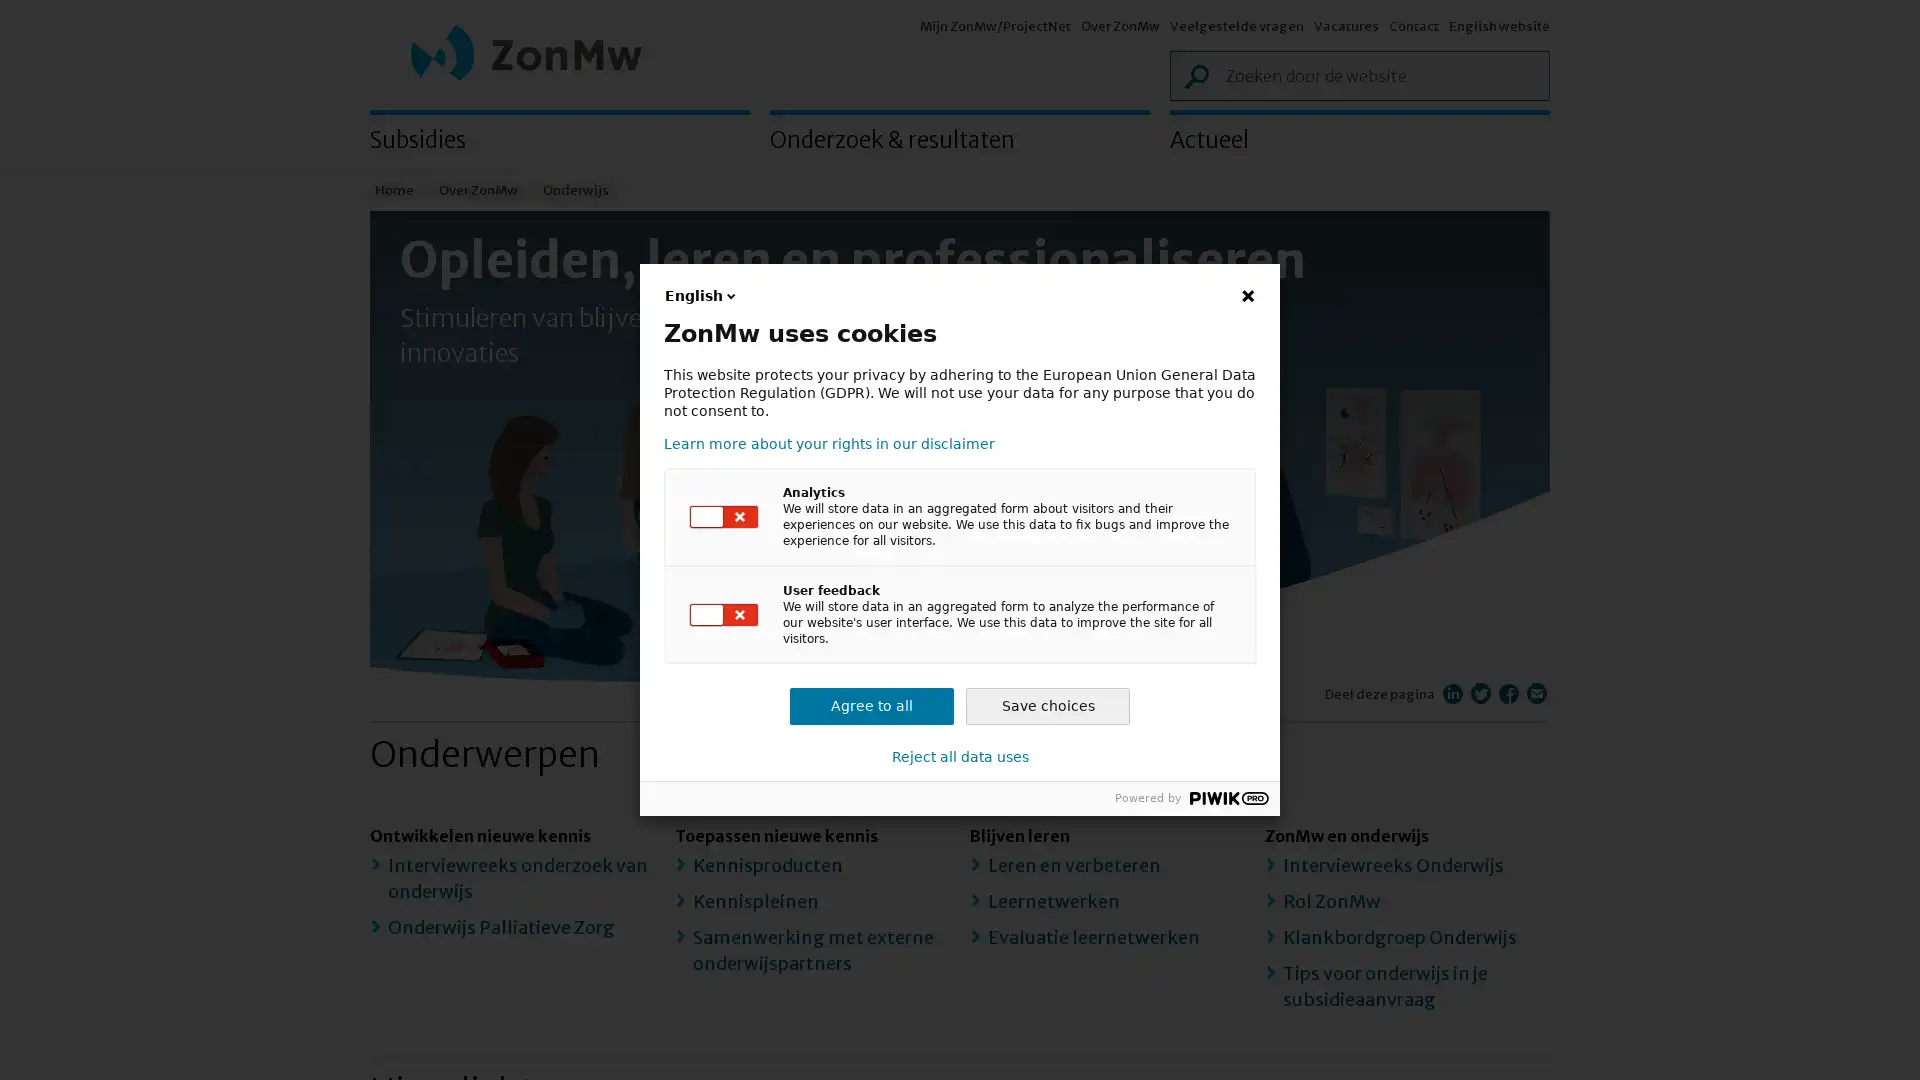 The width and height of the screenshot is (1920, 1080). I want to click on Agree to all, so click(872, 705).